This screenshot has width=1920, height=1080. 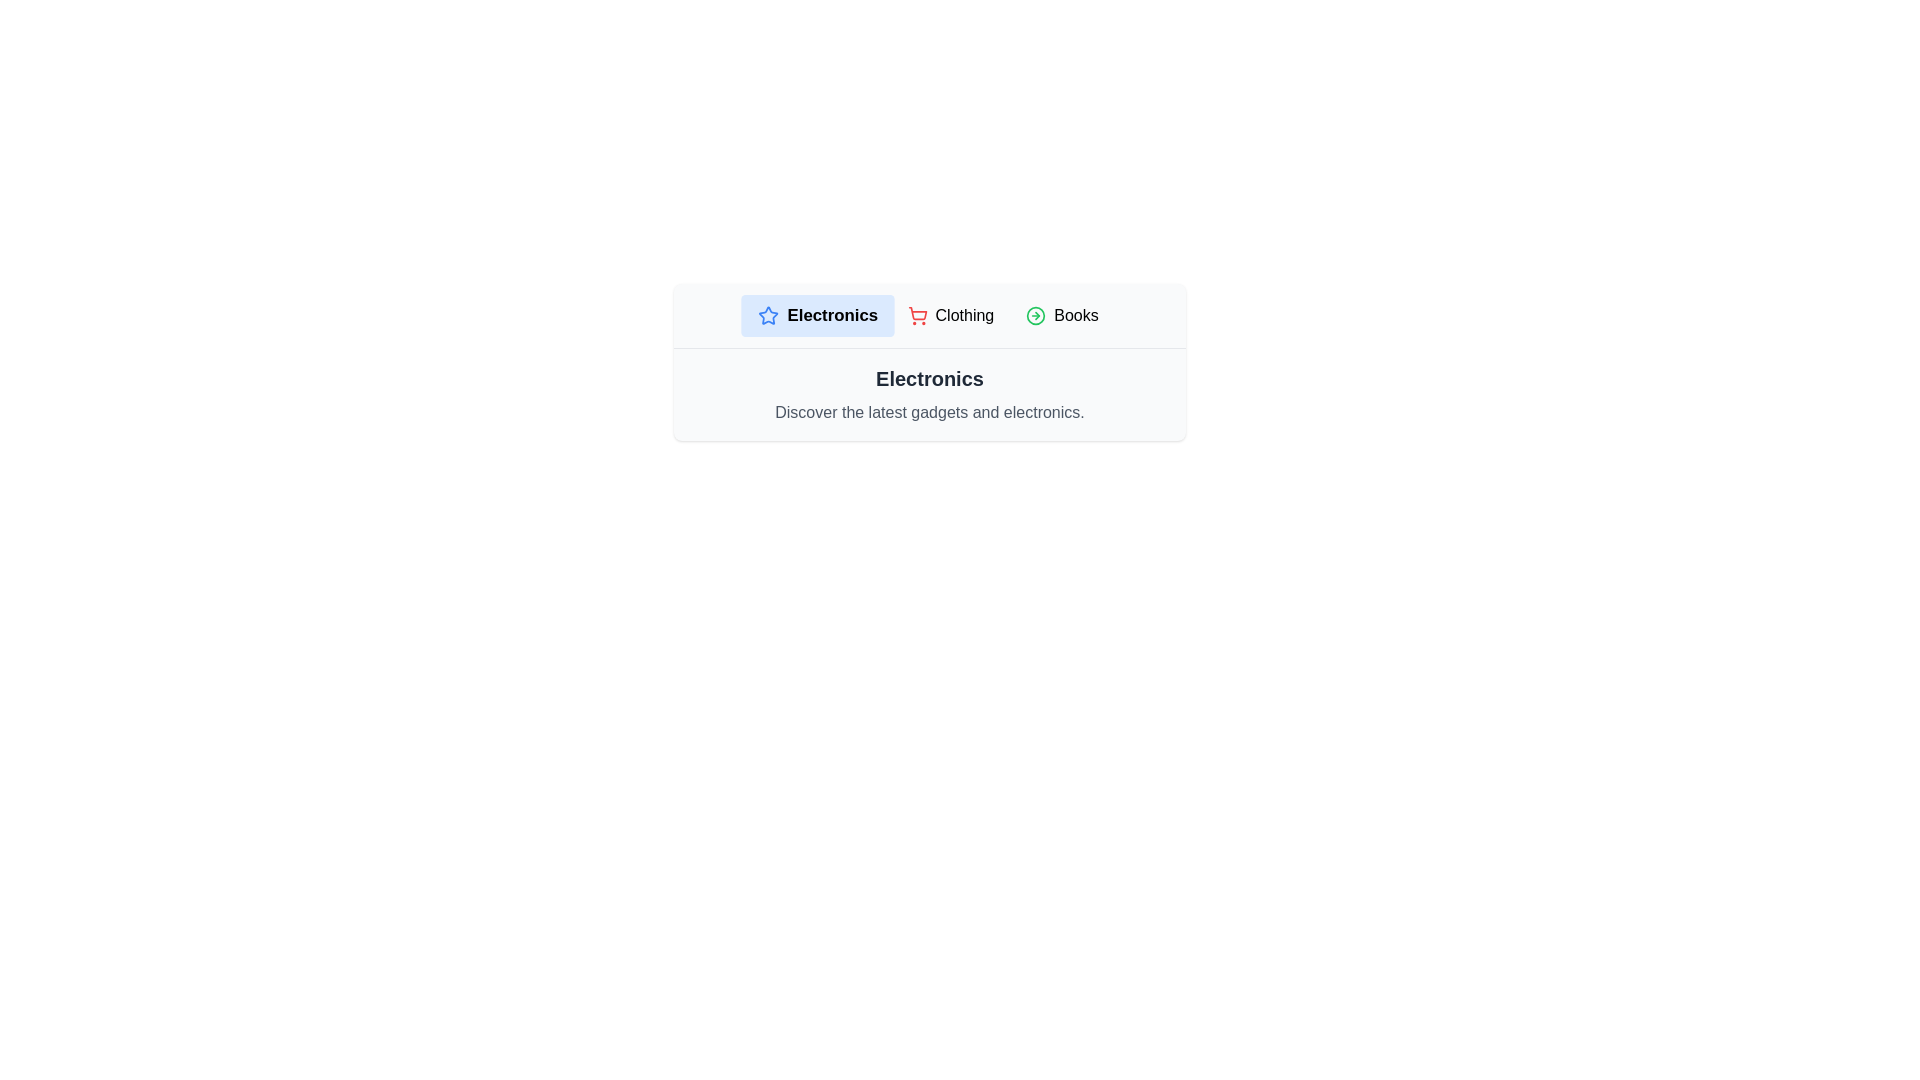 What do you see at coordinates (1060, 315) in the screenshot?
I see `the Books tab to select it` at bounding box center [1060, 315].